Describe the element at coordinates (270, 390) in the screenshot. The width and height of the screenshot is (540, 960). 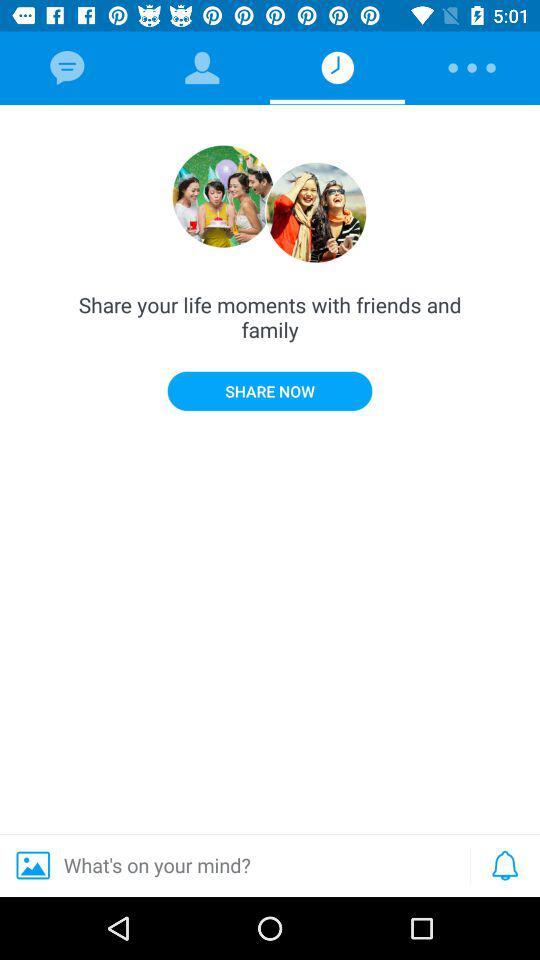
I see `the share now icon` at that location.